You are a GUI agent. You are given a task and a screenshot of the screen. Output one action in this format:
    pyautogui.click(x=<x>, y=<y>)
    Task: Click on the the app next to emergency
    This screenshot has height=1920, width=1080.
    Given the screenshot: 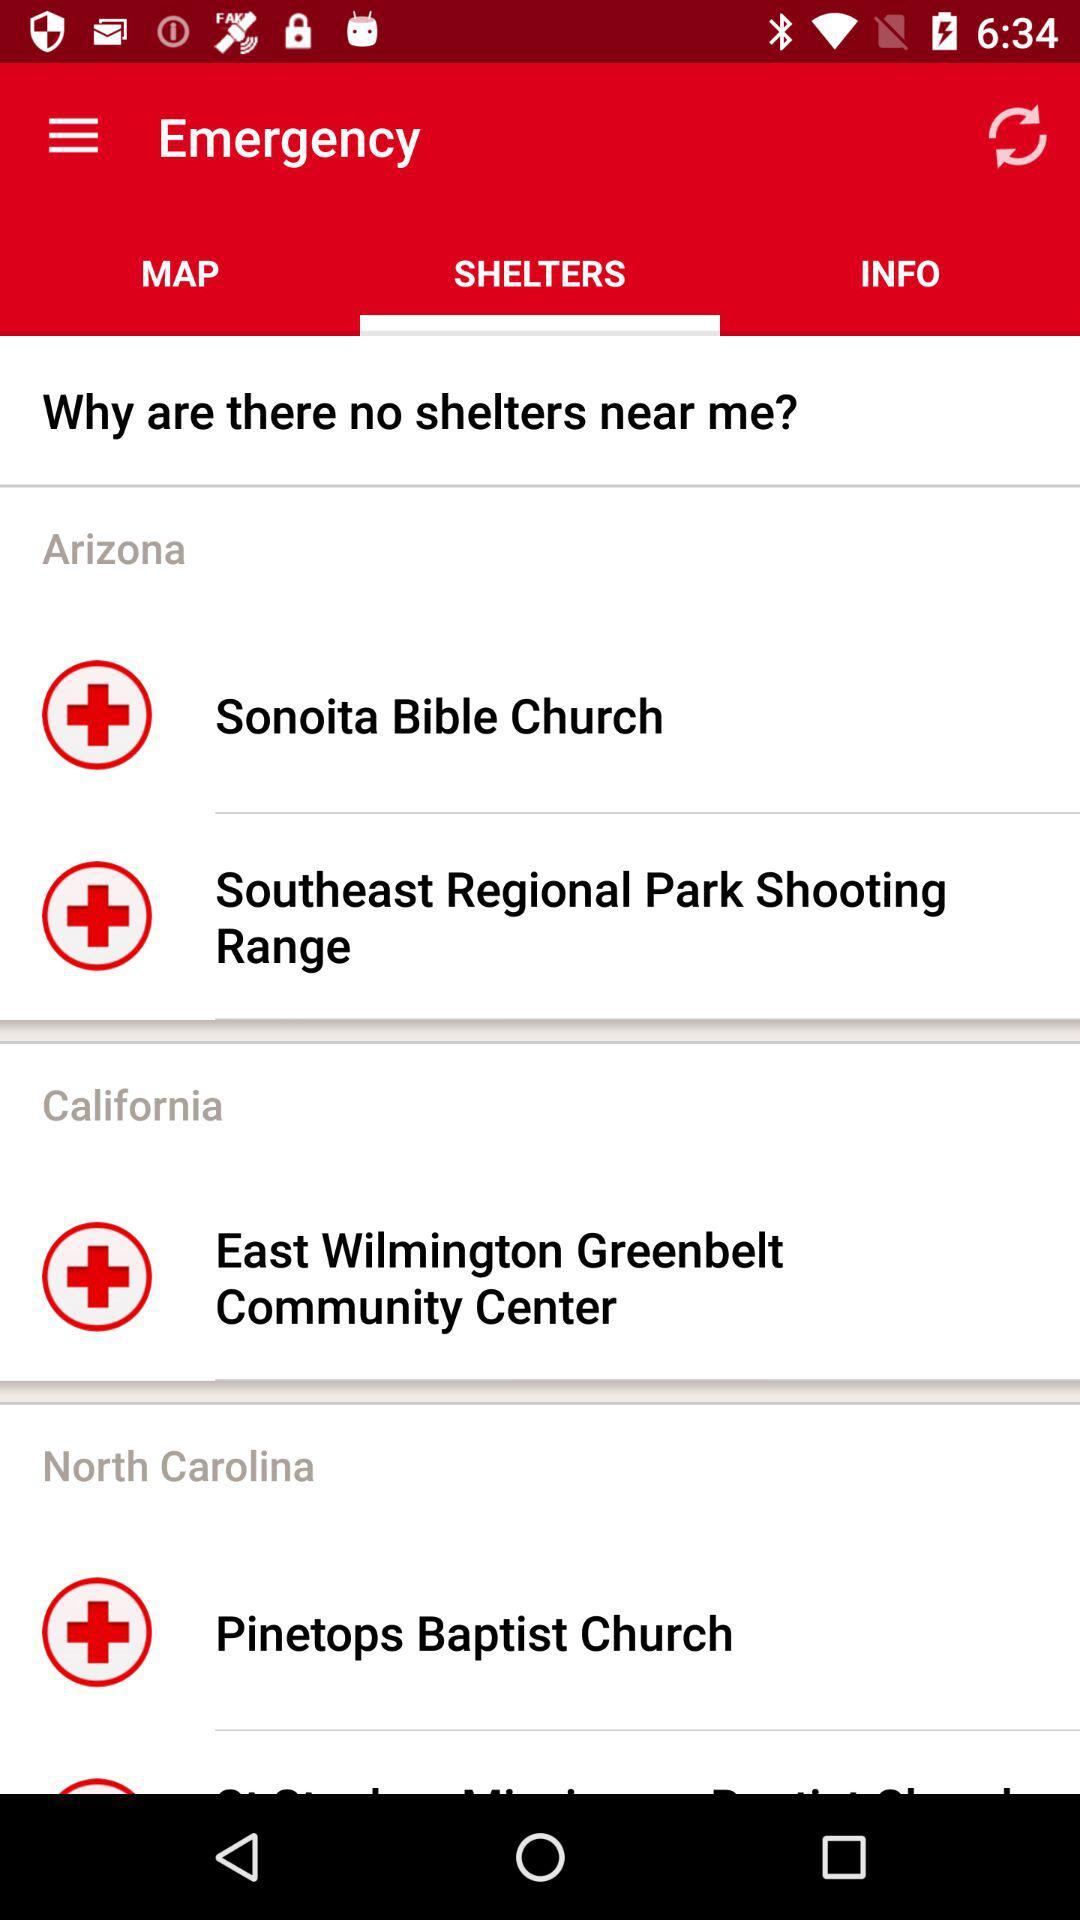 What is the action you would take?
    pyautogui.click(x=72, y=135)
    